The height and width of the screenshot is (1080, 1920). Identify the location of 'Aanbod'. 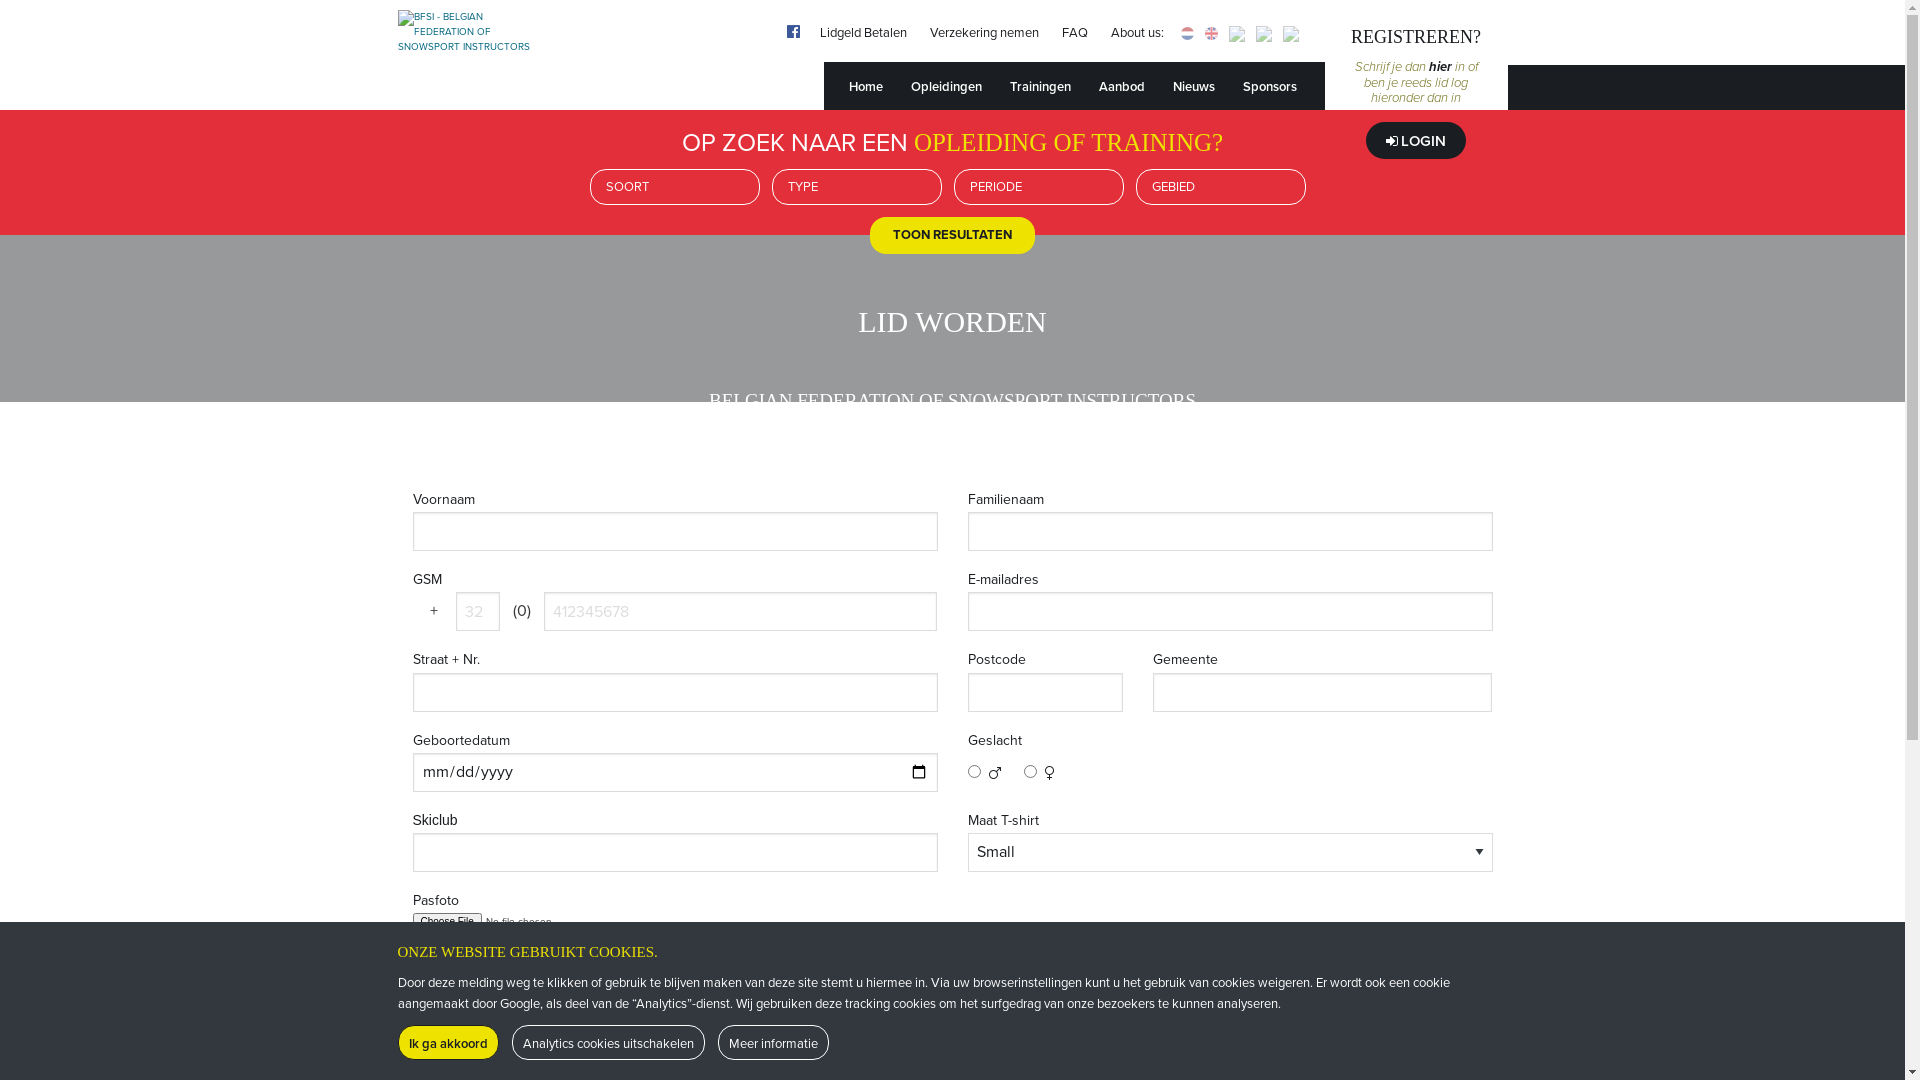
(1133, 84).